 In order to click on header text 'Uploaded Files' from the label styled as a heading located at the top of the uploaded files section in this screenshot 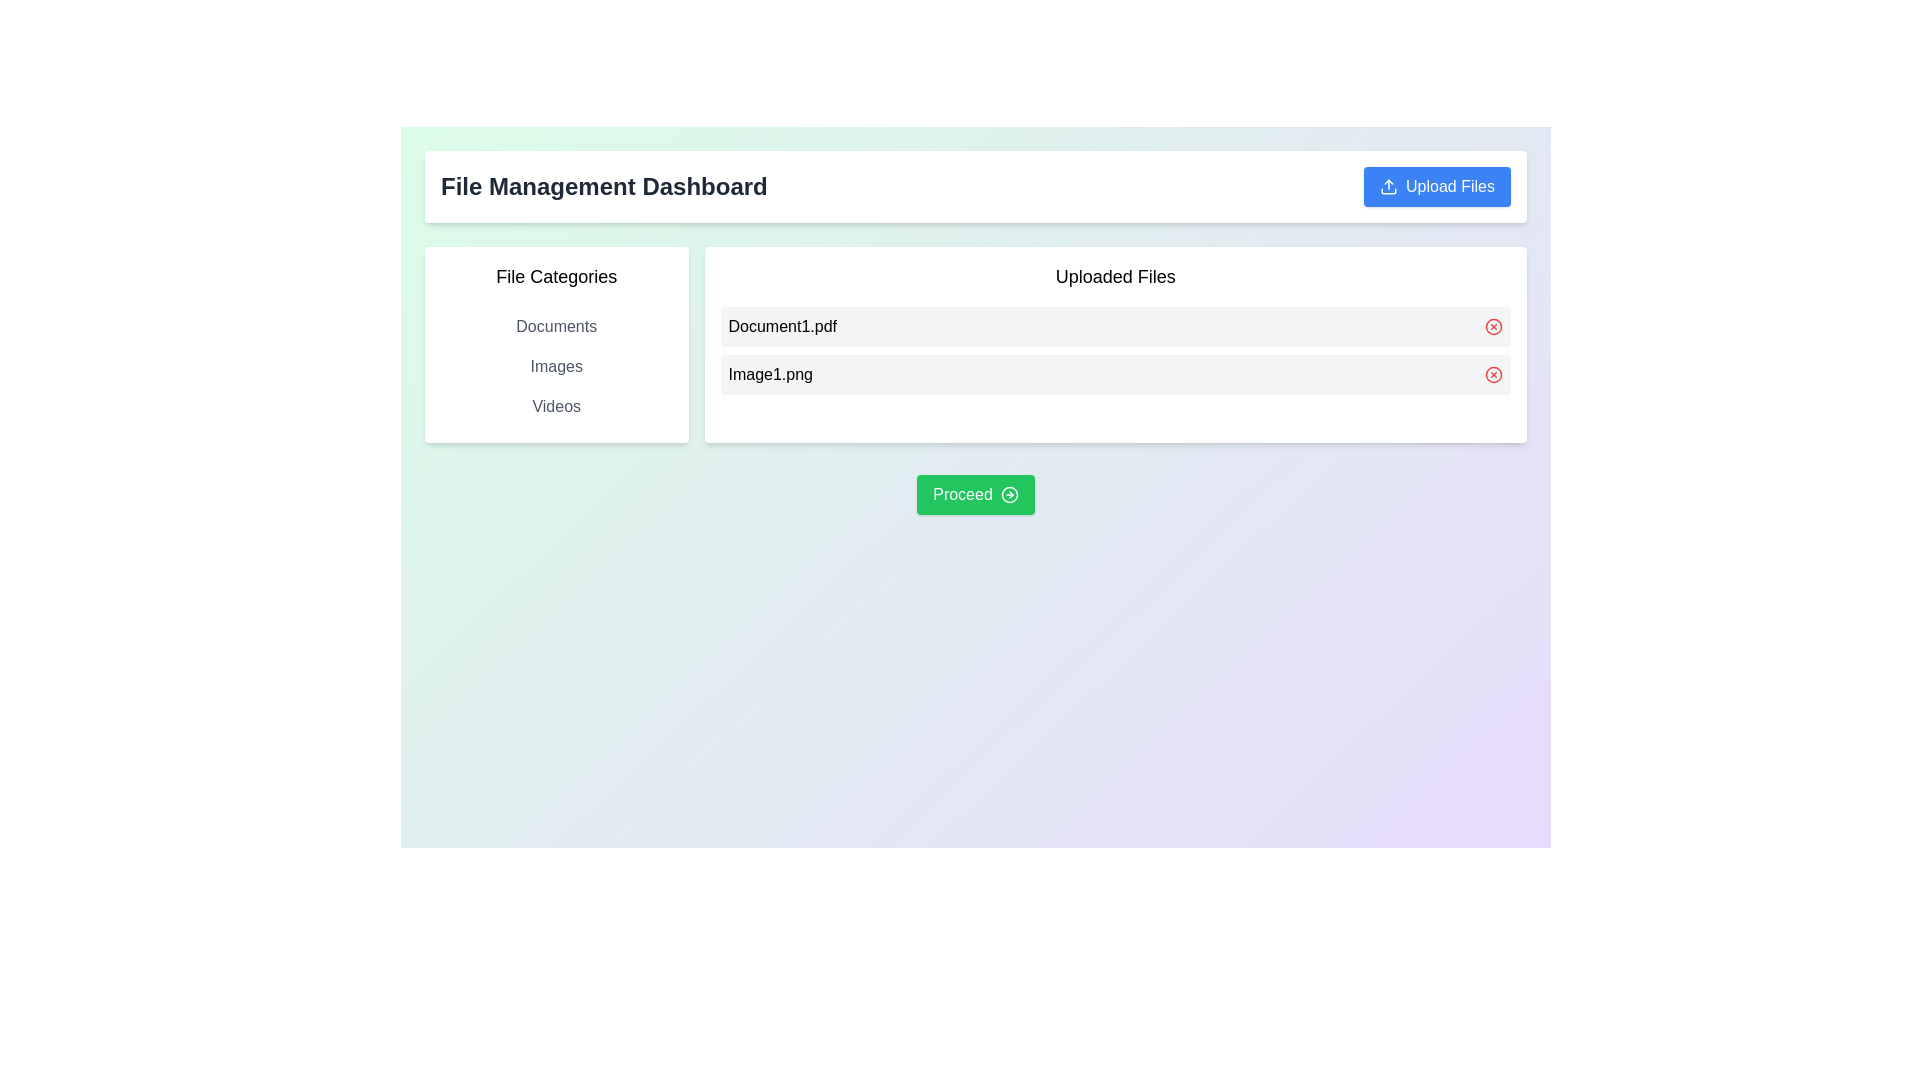, I will do `click(1114, 277)`.